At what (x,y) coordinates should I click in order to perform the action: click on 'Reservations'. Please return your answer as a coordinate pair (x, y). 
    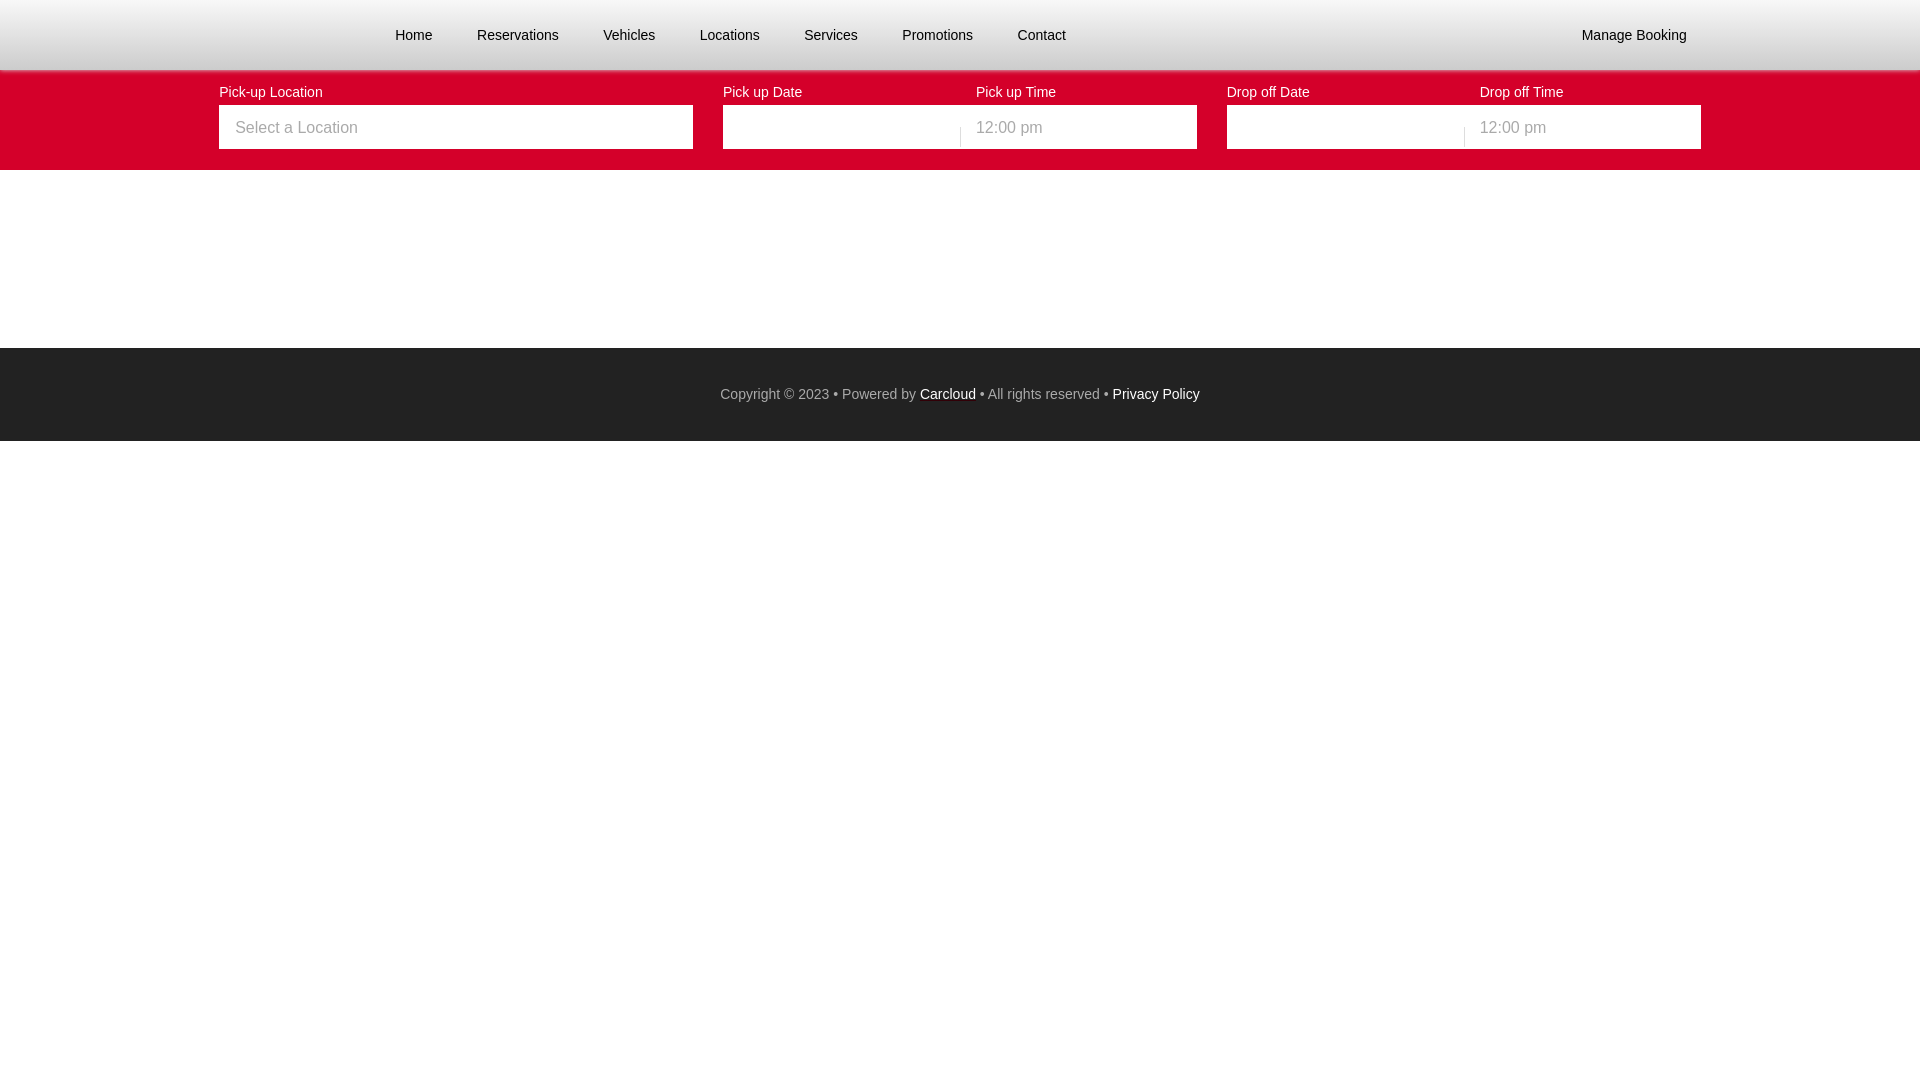
    Looking at the image, I should click on (466, 34).